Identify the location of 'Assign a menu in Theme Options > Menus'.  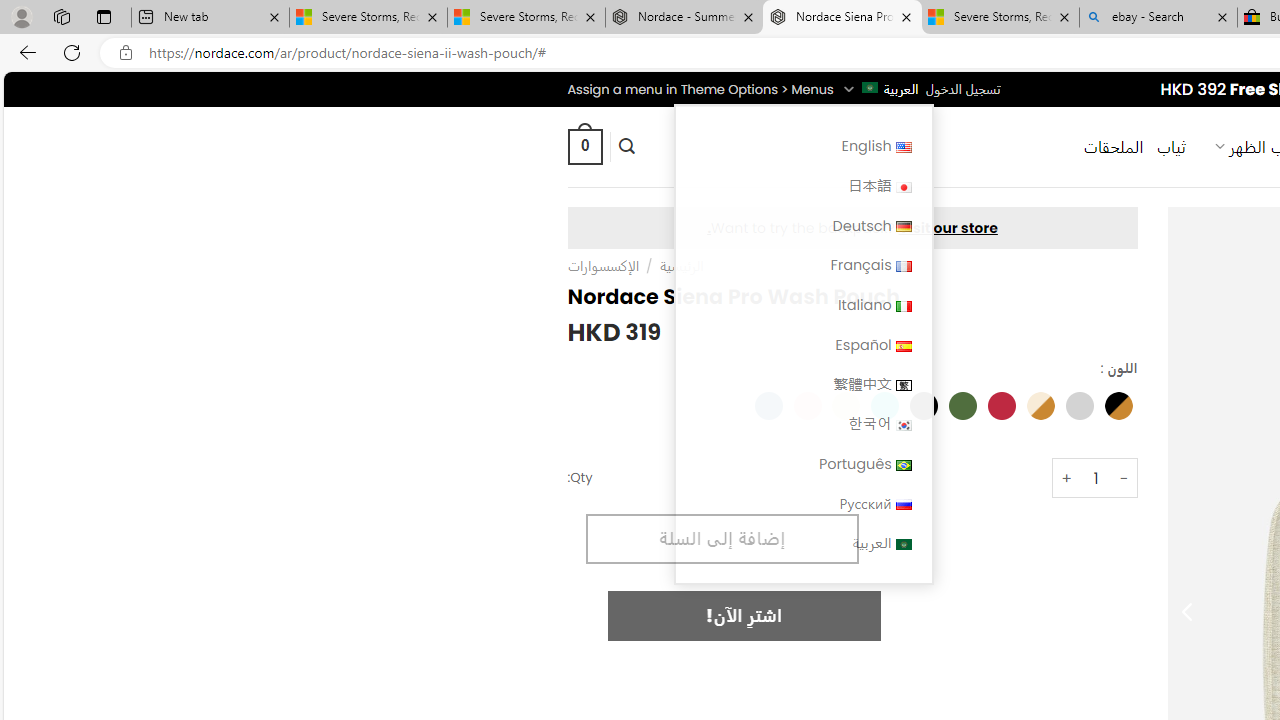
(700, 88).